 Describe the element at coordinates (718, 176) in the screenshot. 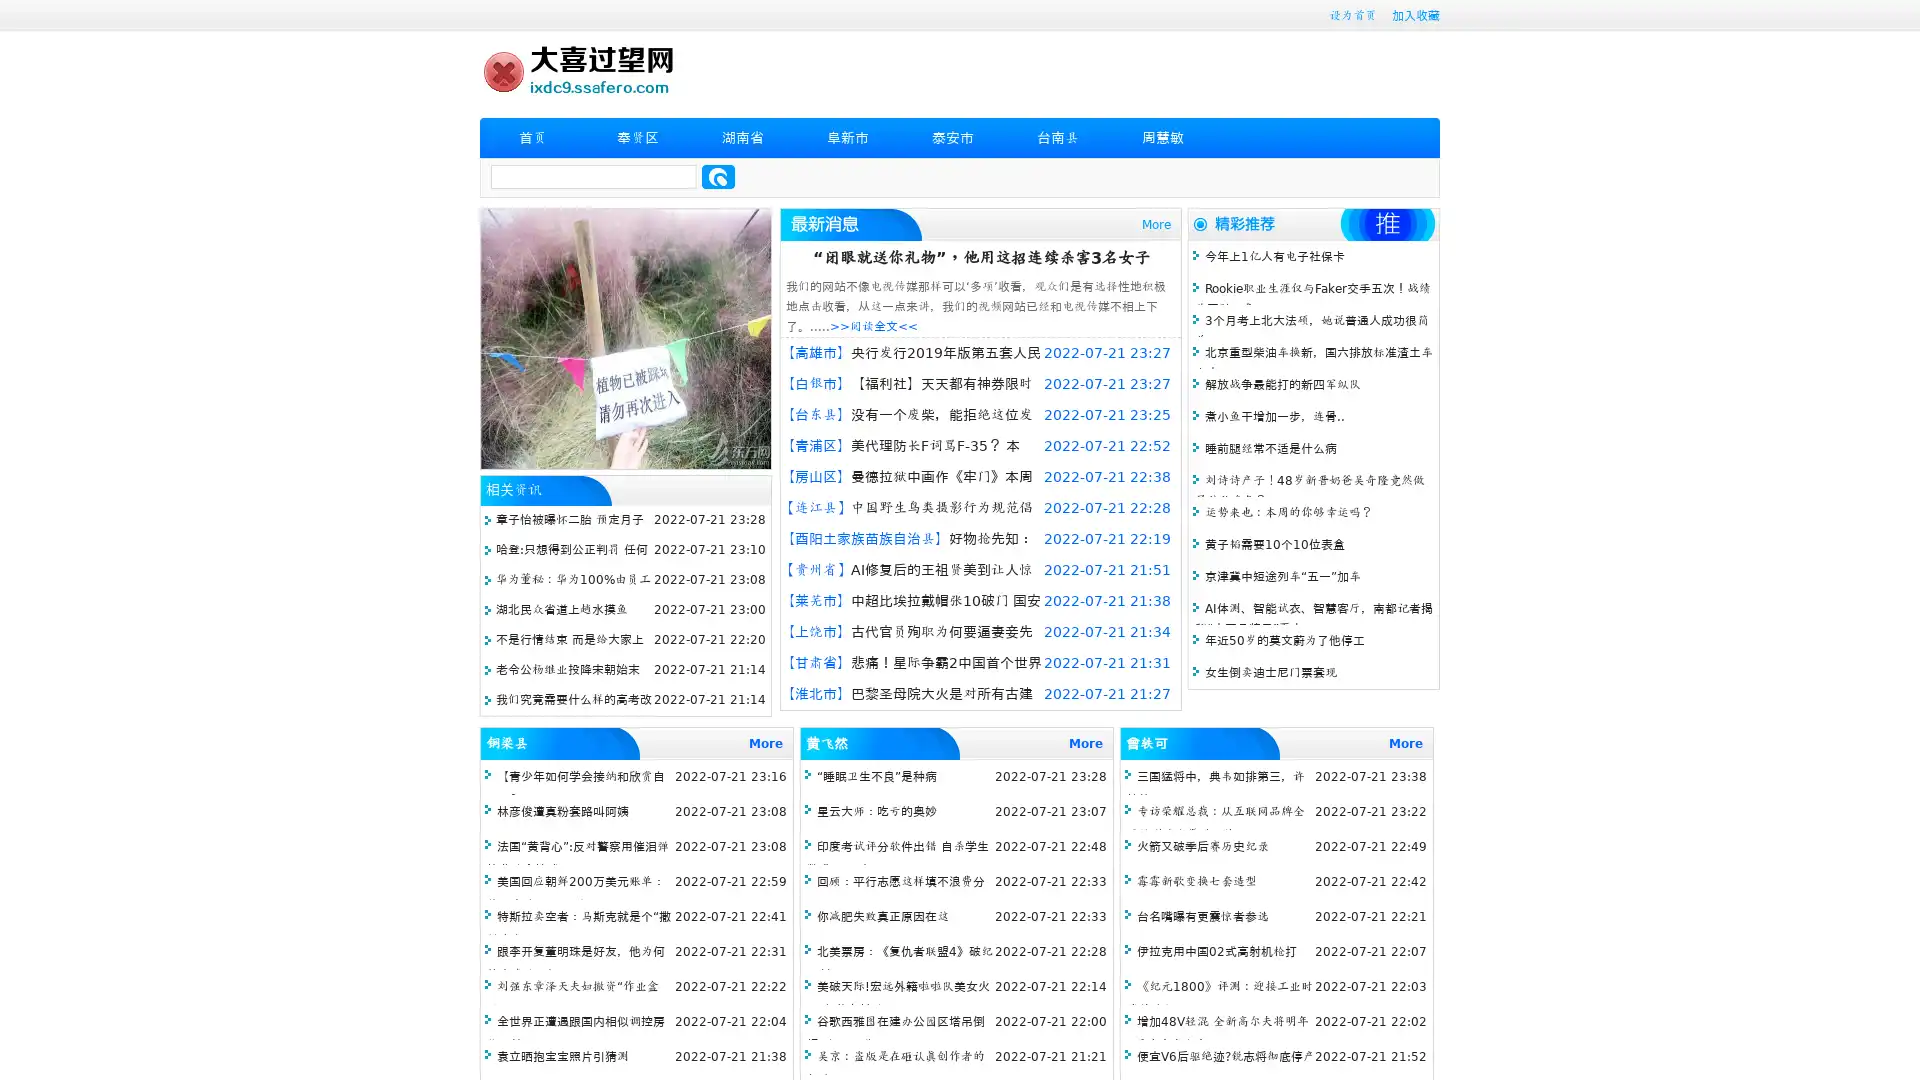

I see `Search` at that location.